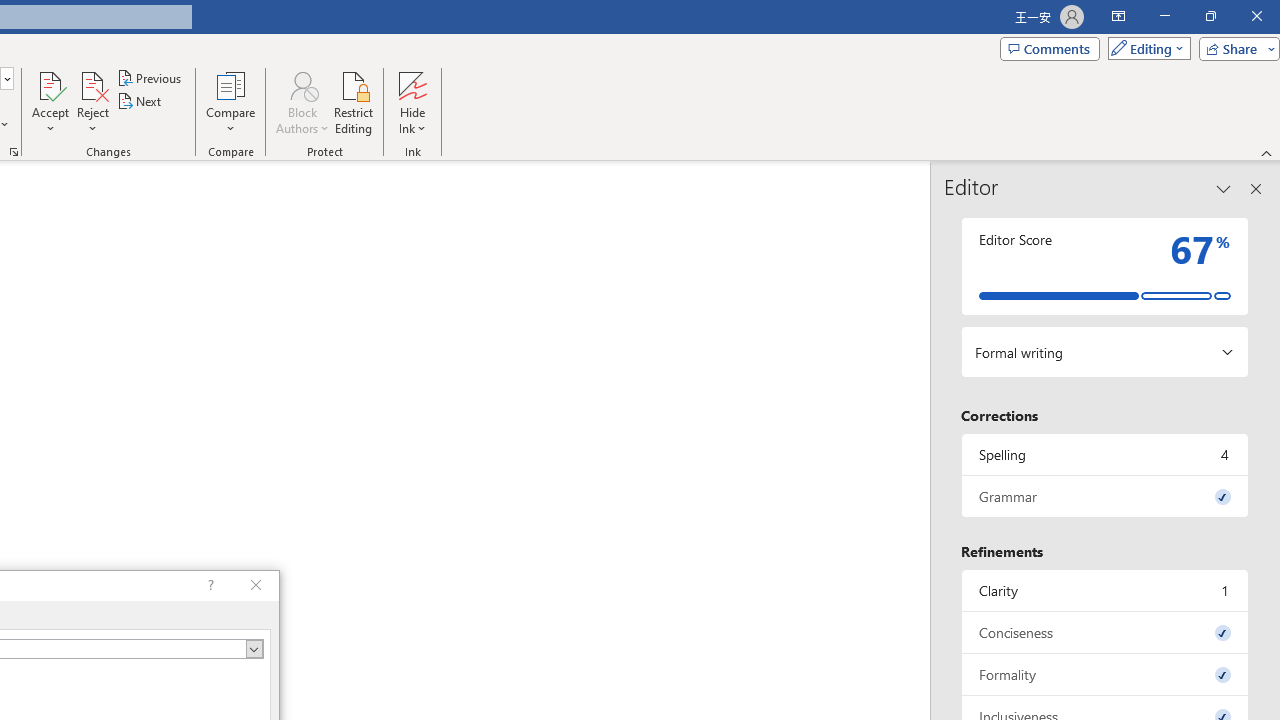  Describe the element at coordinates (1104, 674) in the screenshot. I see `'Formality, 0 issues. Press space or enter to review items.'` at that location.